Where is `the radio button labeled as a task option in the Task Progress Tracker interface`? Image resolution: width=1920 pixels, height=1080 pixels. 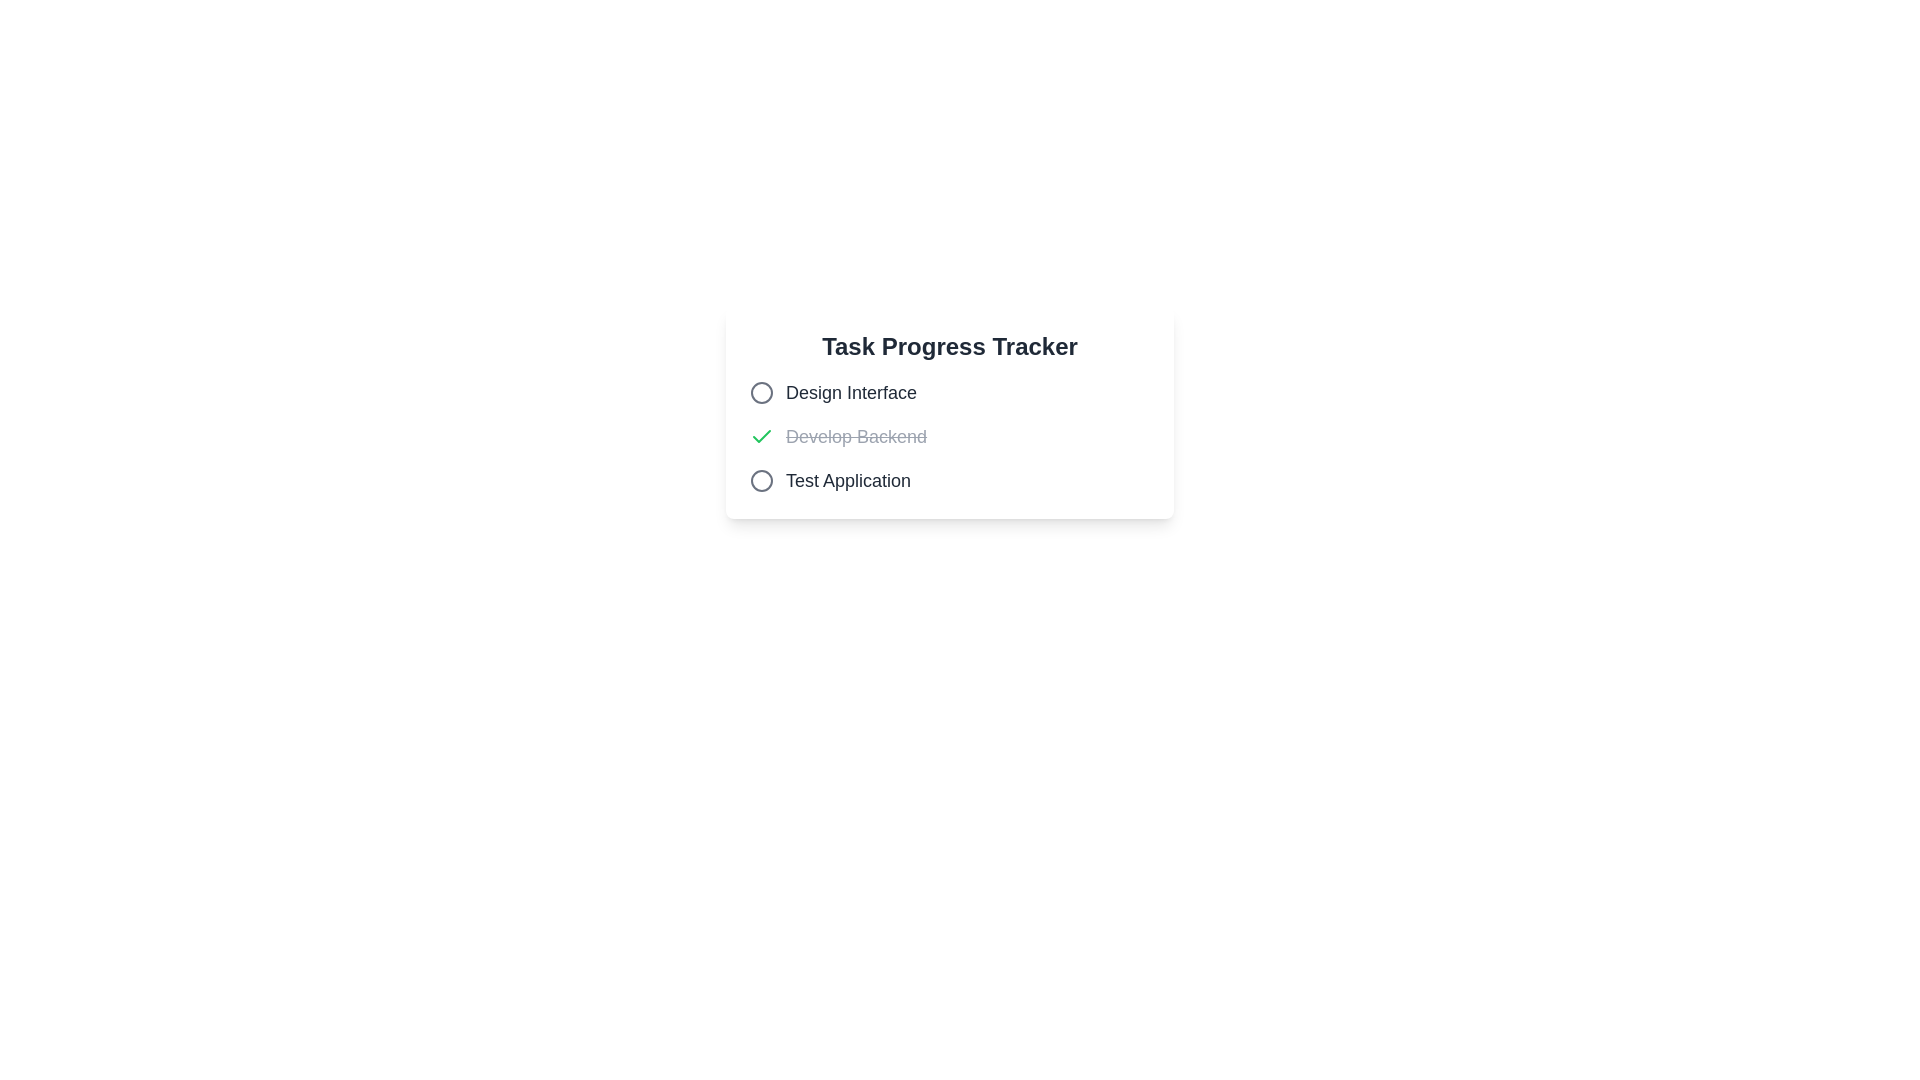
the radio button labeled as a task option in the Task Progress Tracker interface is located at coordinates (833, 393).